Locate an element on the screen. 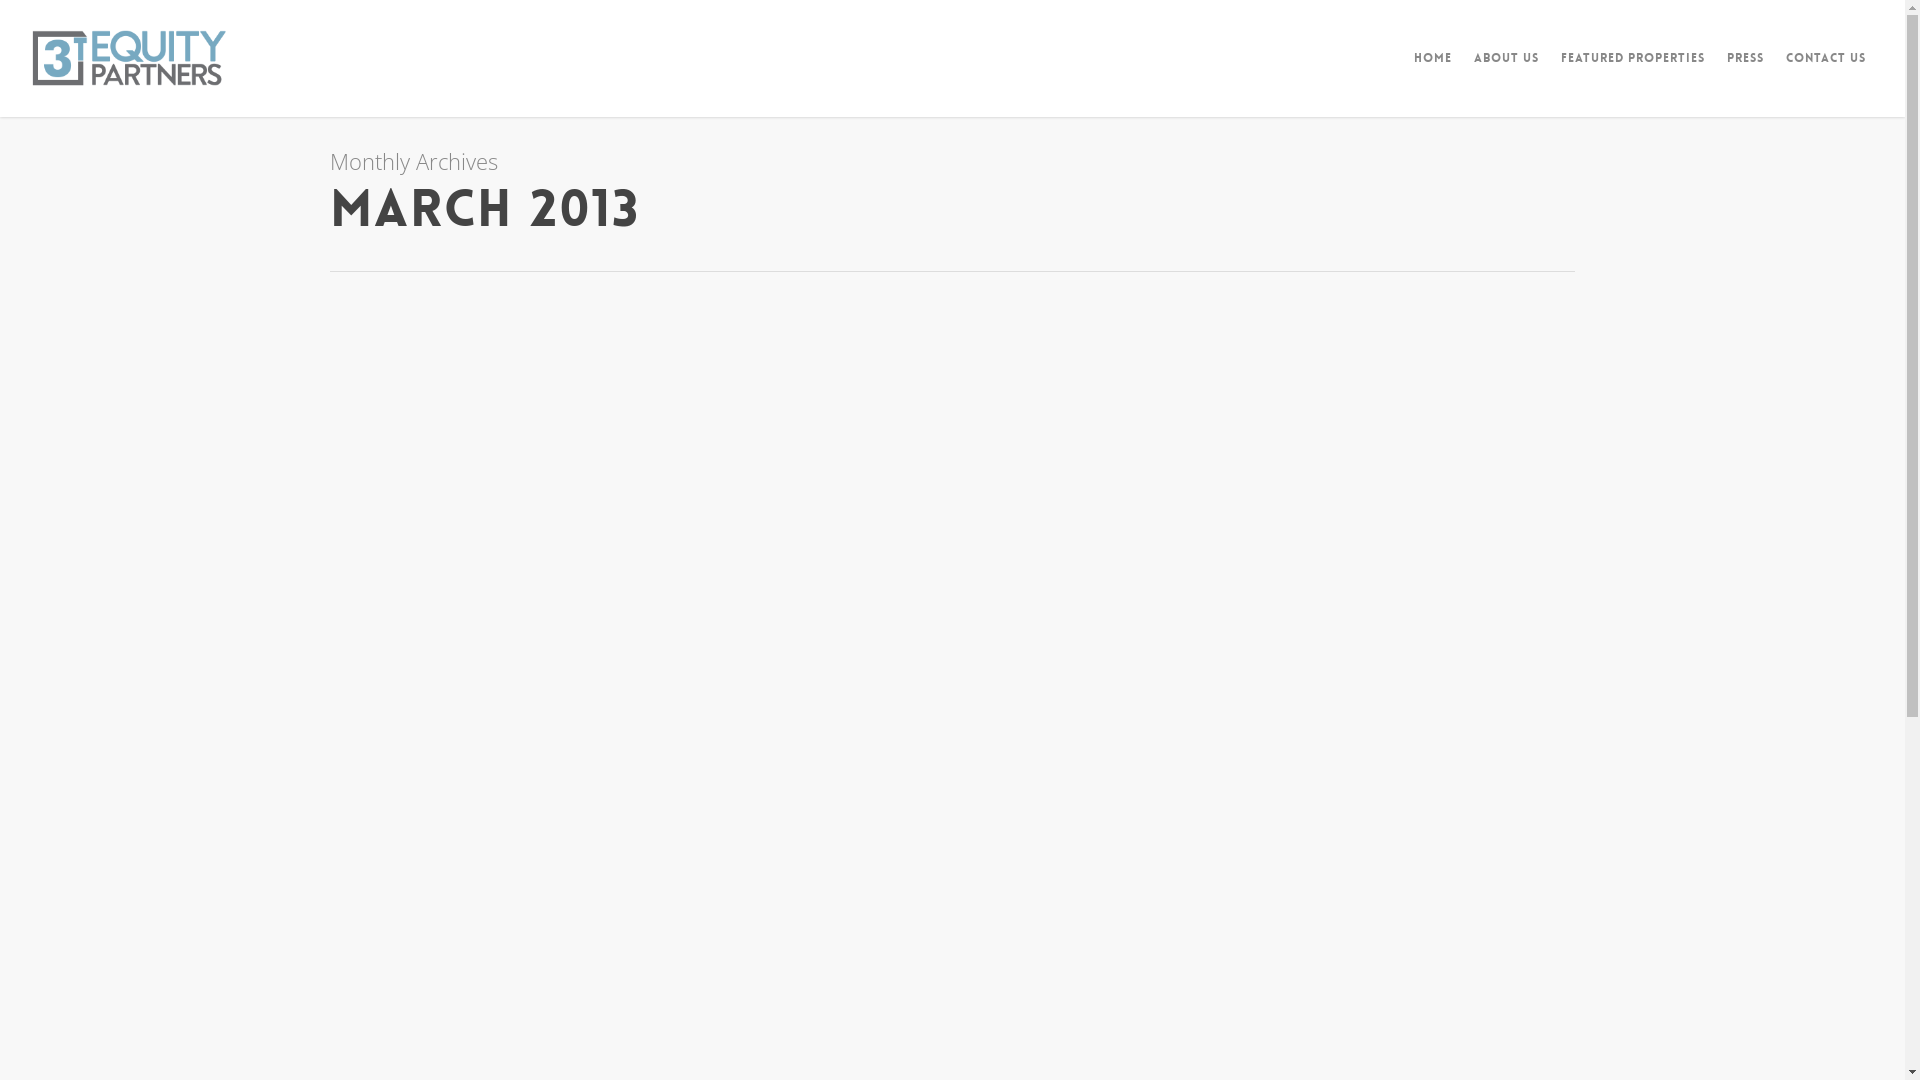  'PRESS' is located at coordinates (1744, 71).